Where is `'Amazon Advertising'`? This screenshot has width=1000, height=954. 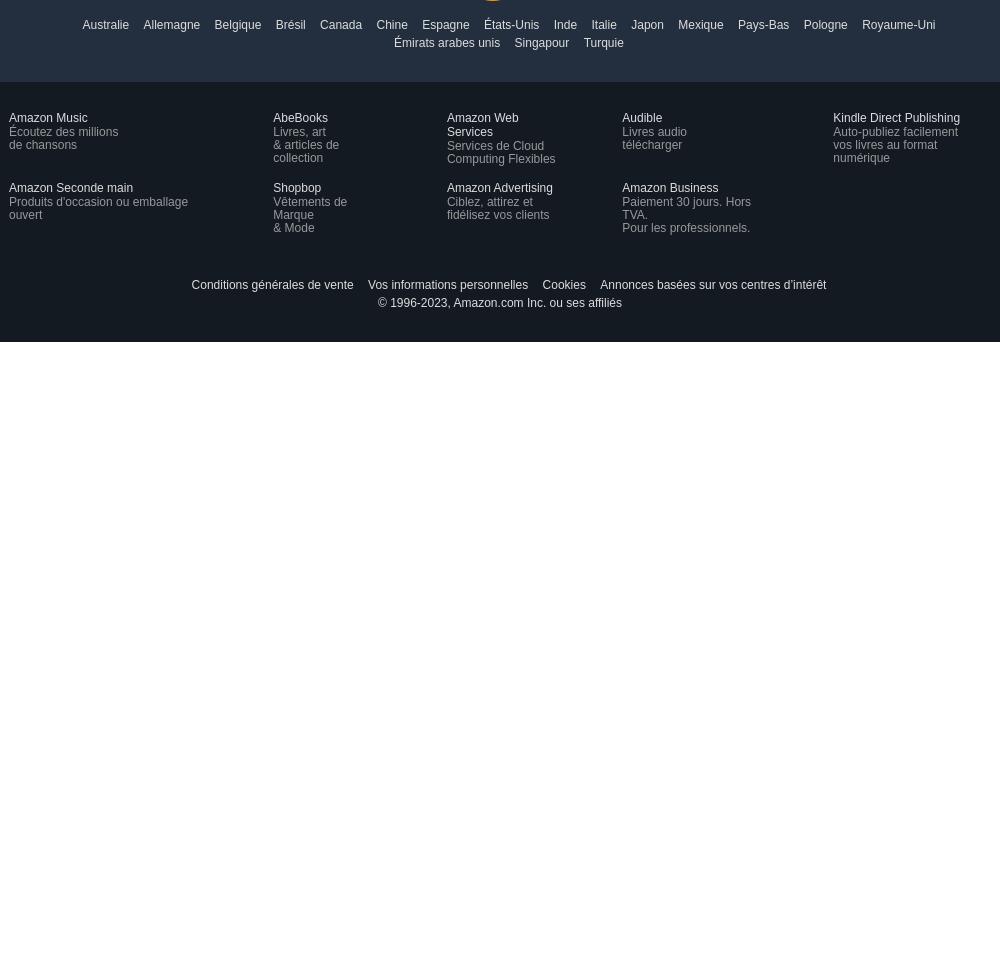
'Amazon Advertising' is located at coordinates (498, 187).